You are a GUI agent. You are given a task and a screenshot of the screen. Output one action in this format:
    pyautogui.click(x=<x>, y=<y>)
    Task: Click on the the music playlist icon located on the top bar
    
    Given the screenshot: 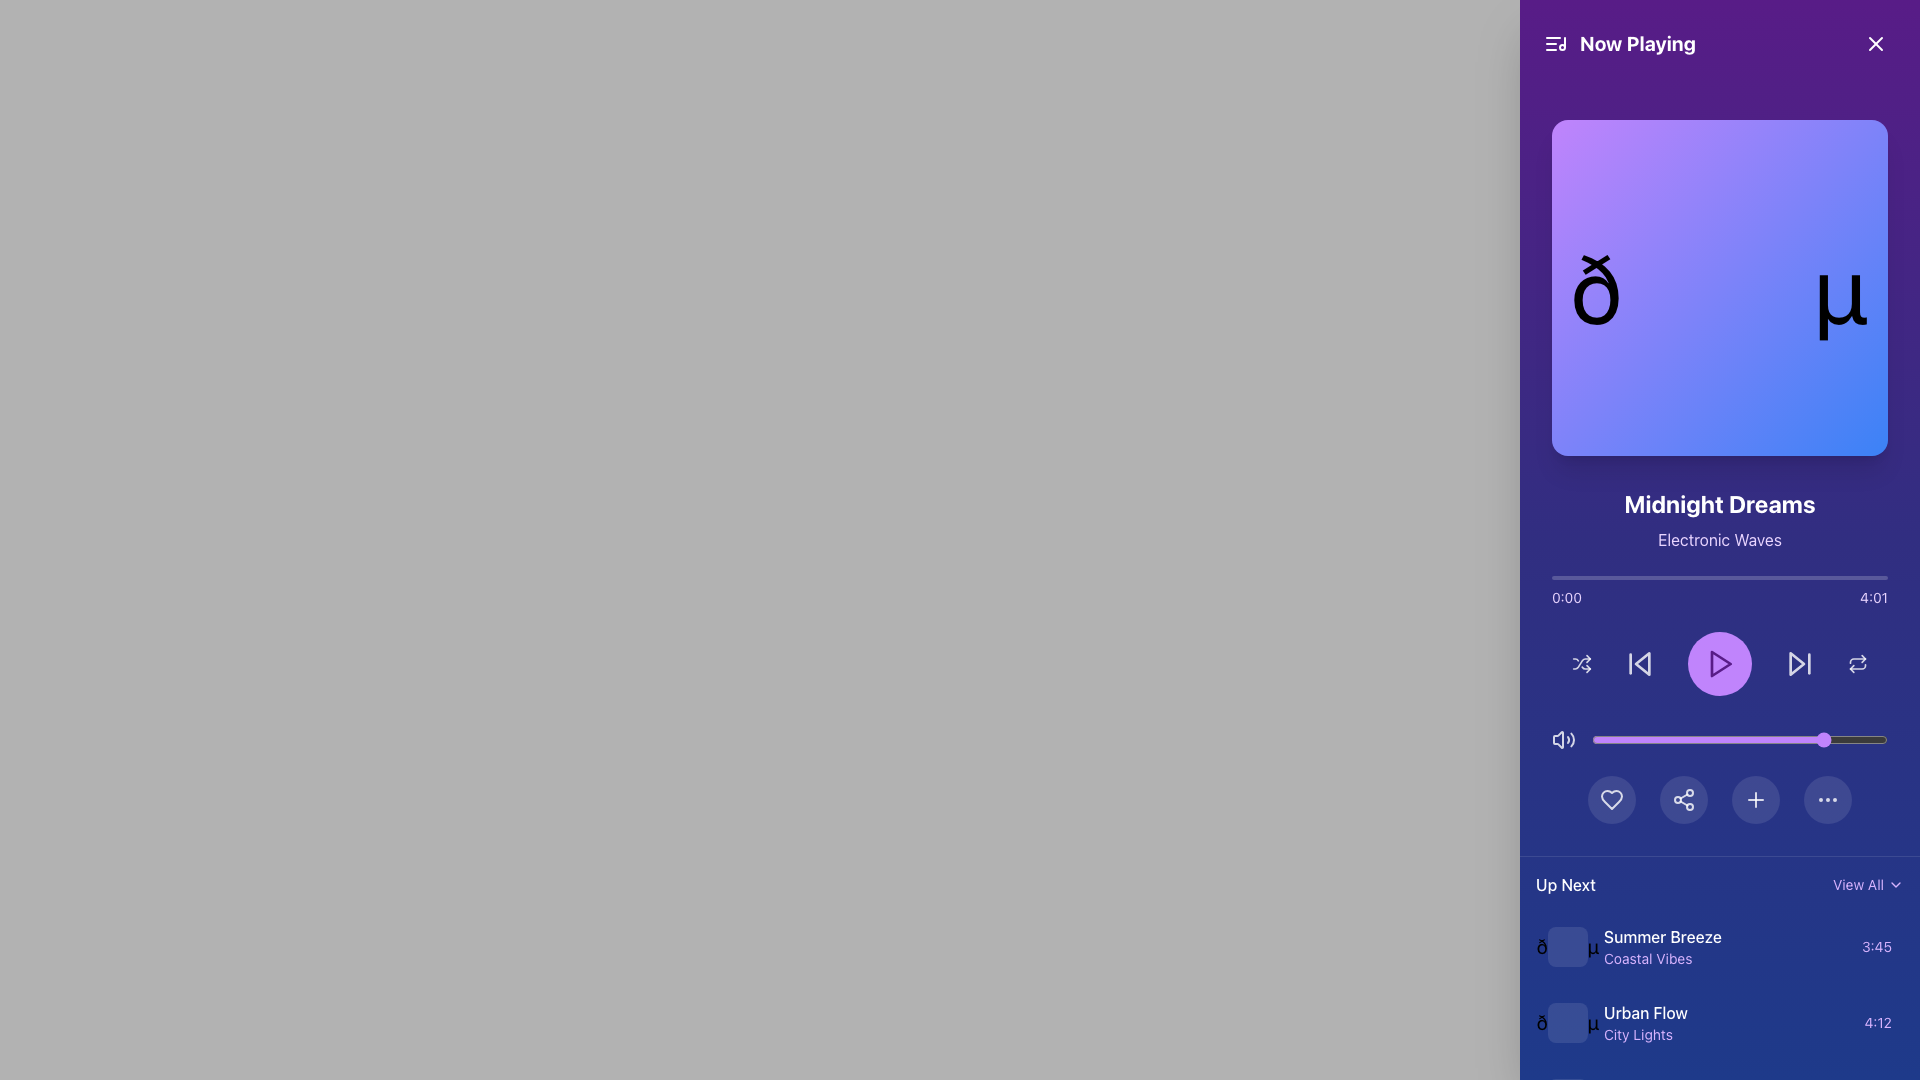 What is the action you would take?
    pyautogui.click(x=1554, y=43)
    